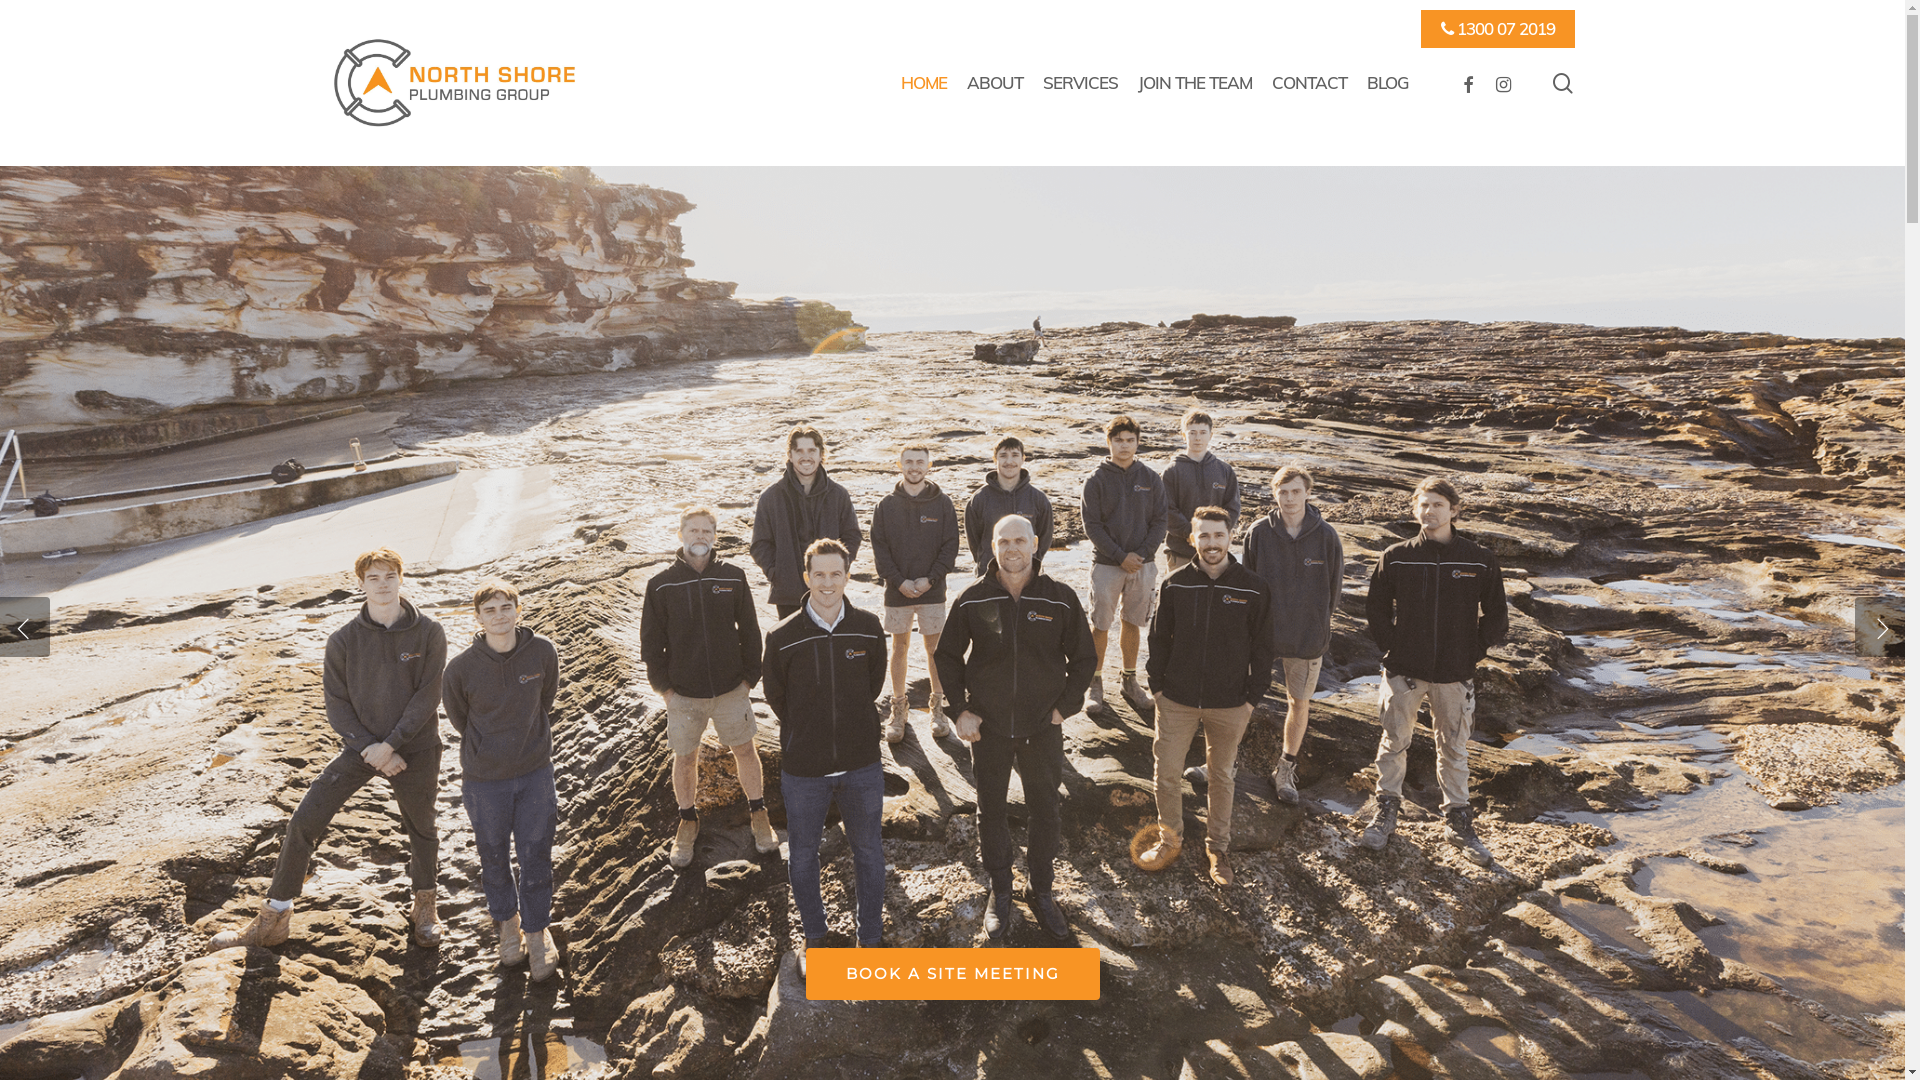  Describe the element at coordinates (922, 82) in the screenshot. I see `'HOME'` at that location.